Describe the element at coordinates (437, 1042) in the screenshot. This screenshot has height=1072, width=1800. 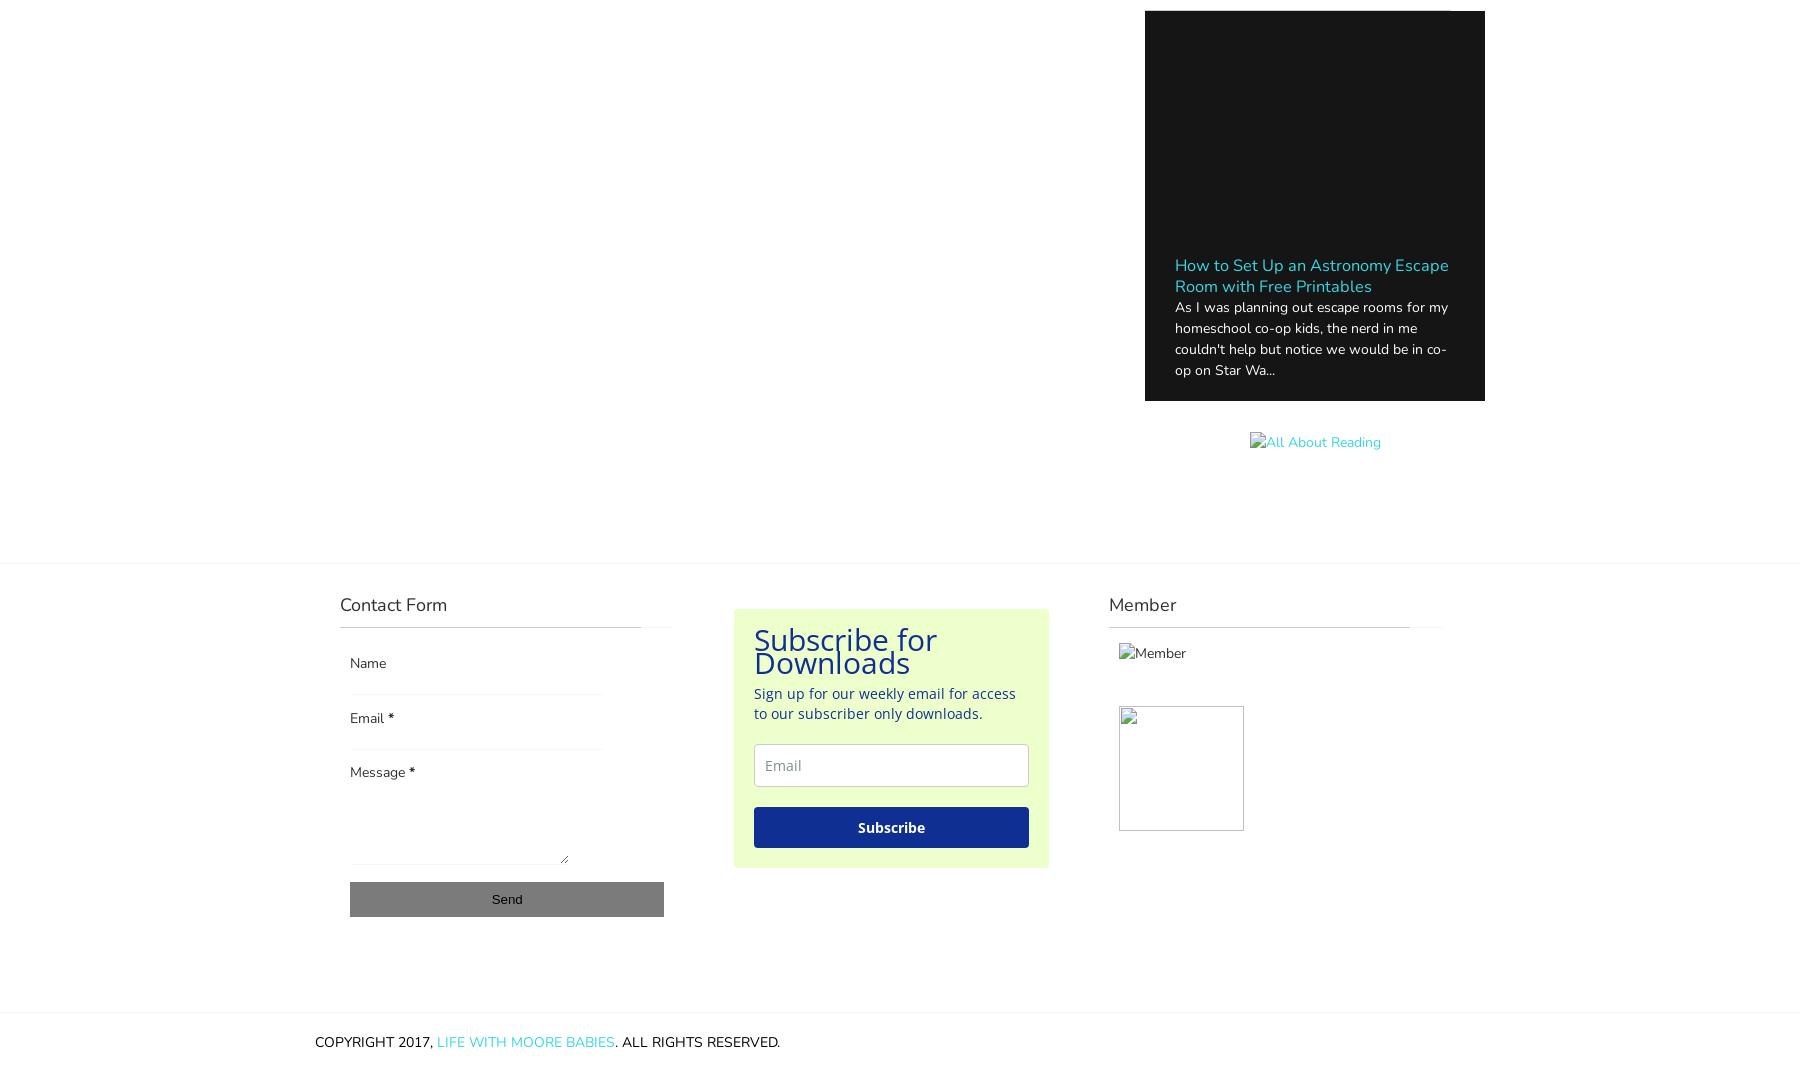
I see `'Life with Moore Babies'` at that location.